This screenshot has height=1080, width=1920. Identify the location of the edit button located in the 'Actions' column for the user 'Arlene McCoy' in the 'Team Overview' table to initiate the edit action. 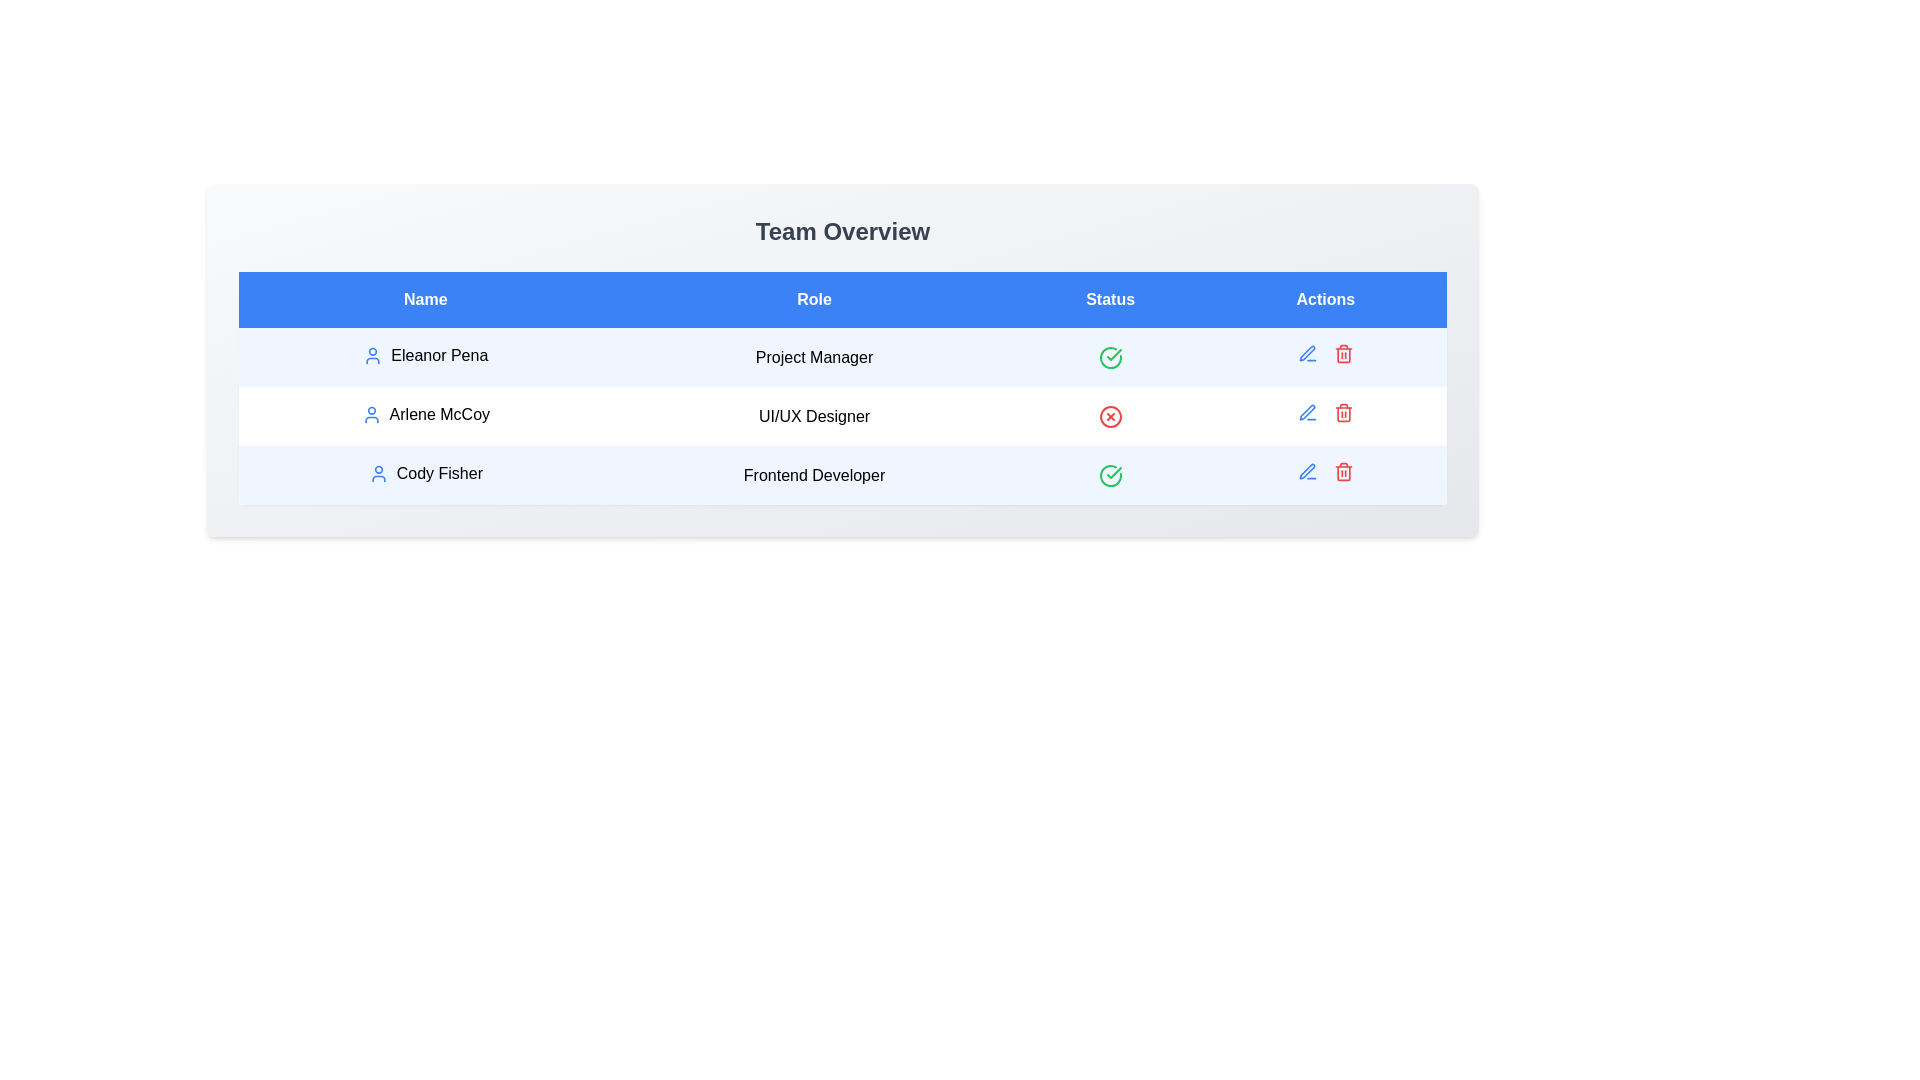
(1306, 411).